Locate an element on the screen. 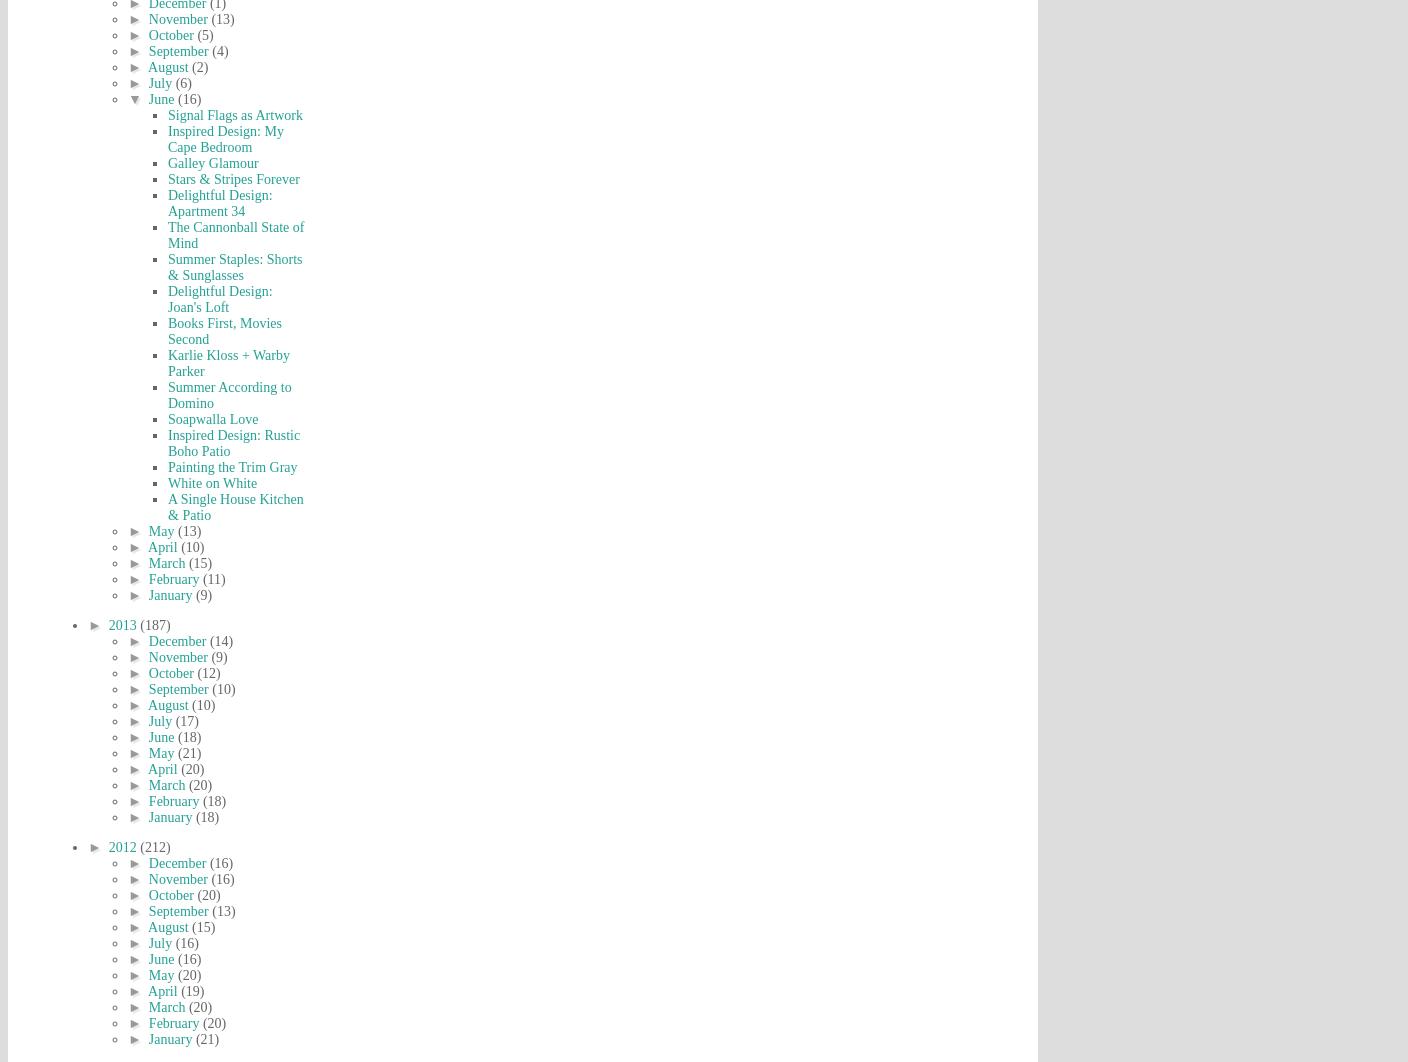 The height and width of the screenshot is (1062, 1408). 'Delightful Design: Apartment 34' is located at coordinates (218, 203).